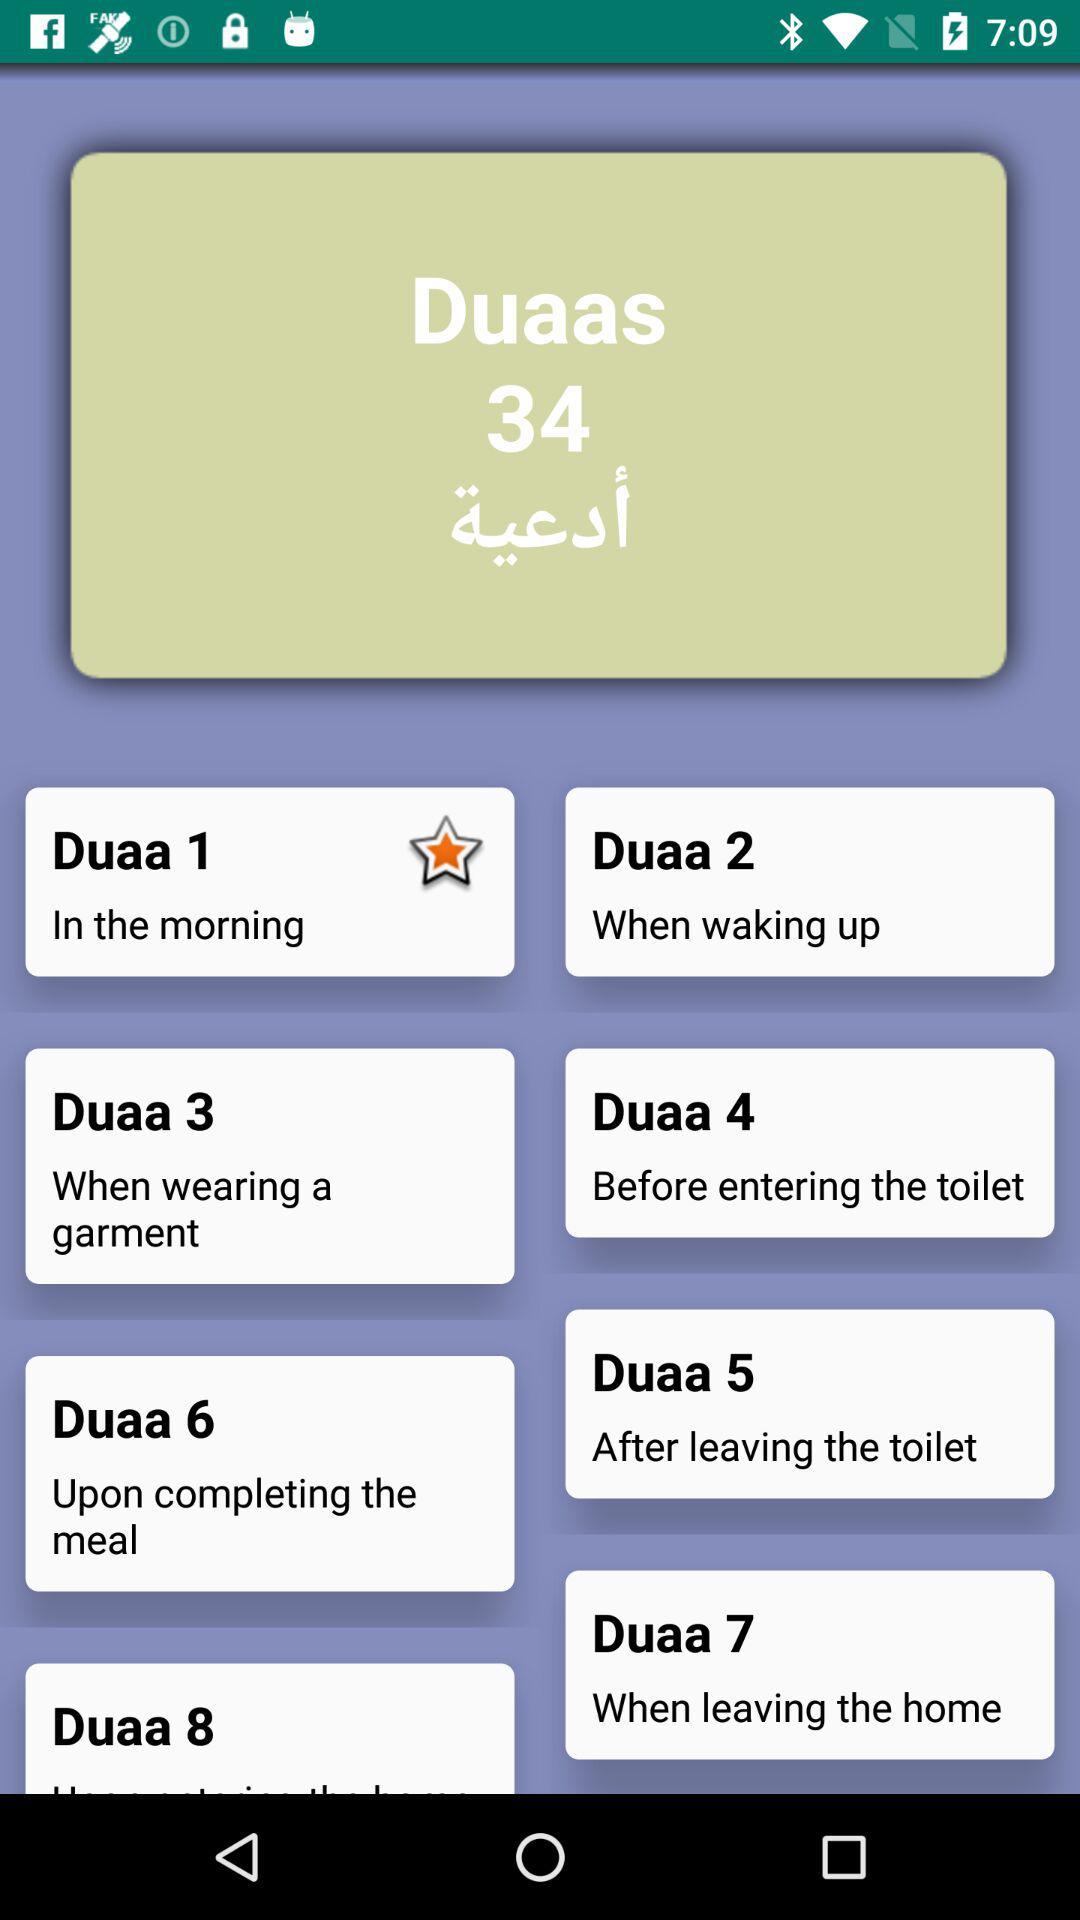 Image resolution: width=1080 pixels, height=1920 pixels. What do you see at coordinates (445, 855) in the screenshot?
I see `icon on the right side of duaa 1` at bounding box center [445, 855].